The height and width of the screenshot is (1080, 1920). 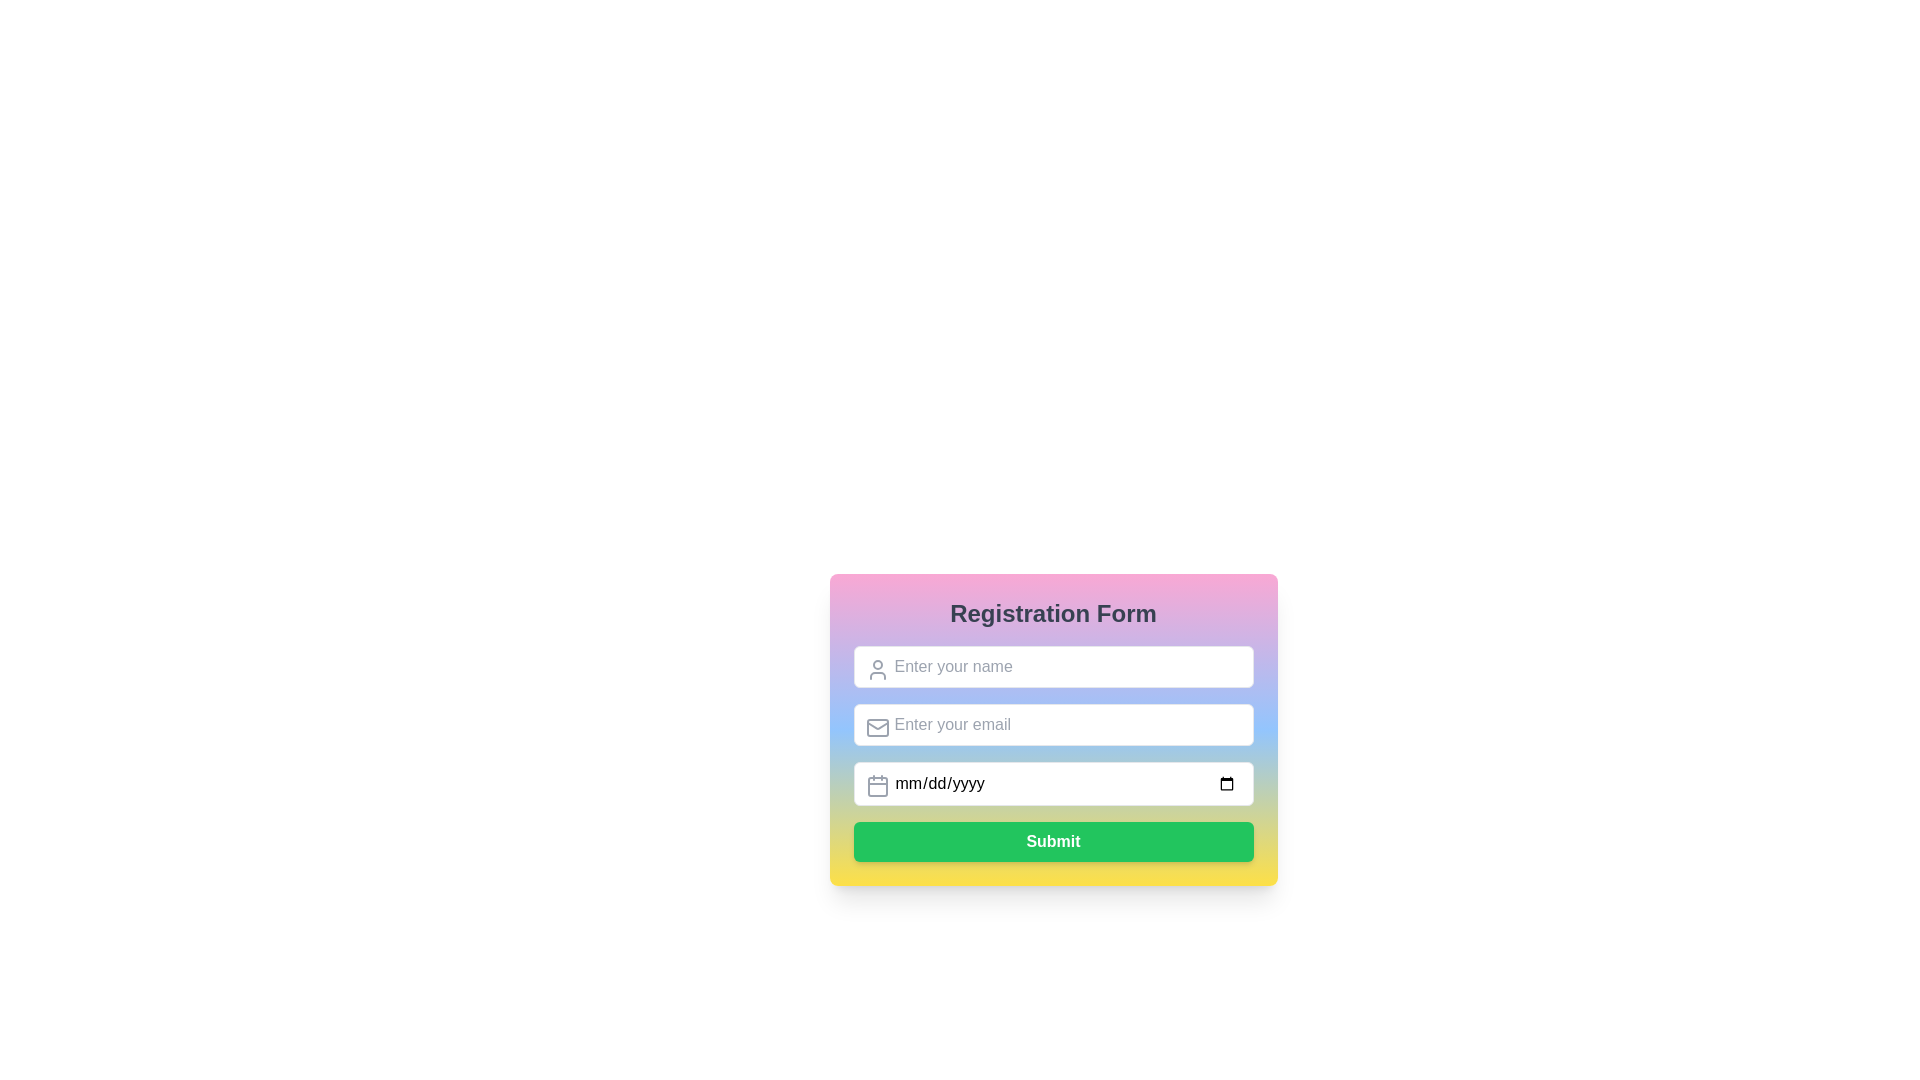 What do you see at coordinates (1052, 782) in the screenshot?
I see `the Date input field, which is a horizontal rectangular input box styled with rounded corners and bordered edges, located below the email input field and above the green 'Submit' button, to trigger a possible tooltip or styling change` at bounding box center [1052, 782].